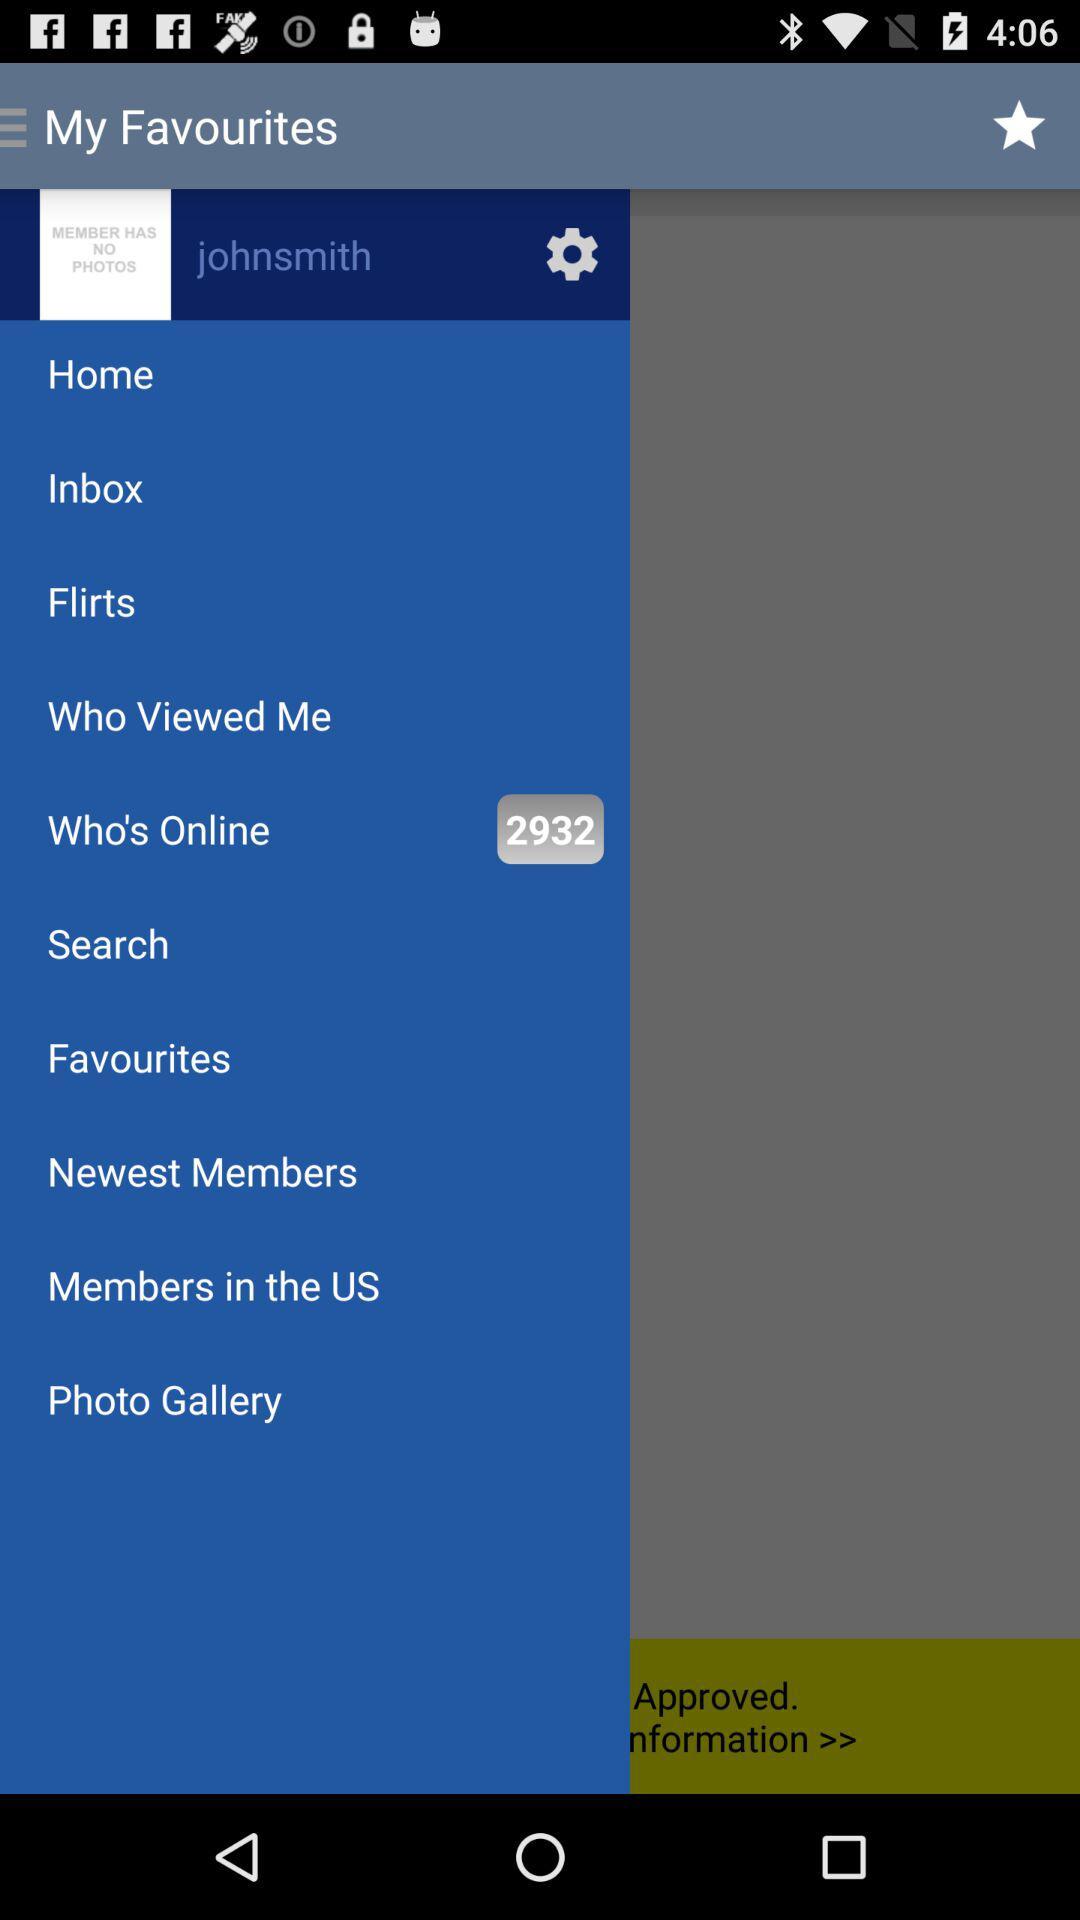  Describe the element at coordinates (315, 253) in the screenshot. I see `the item below my favourites icon` at that location.